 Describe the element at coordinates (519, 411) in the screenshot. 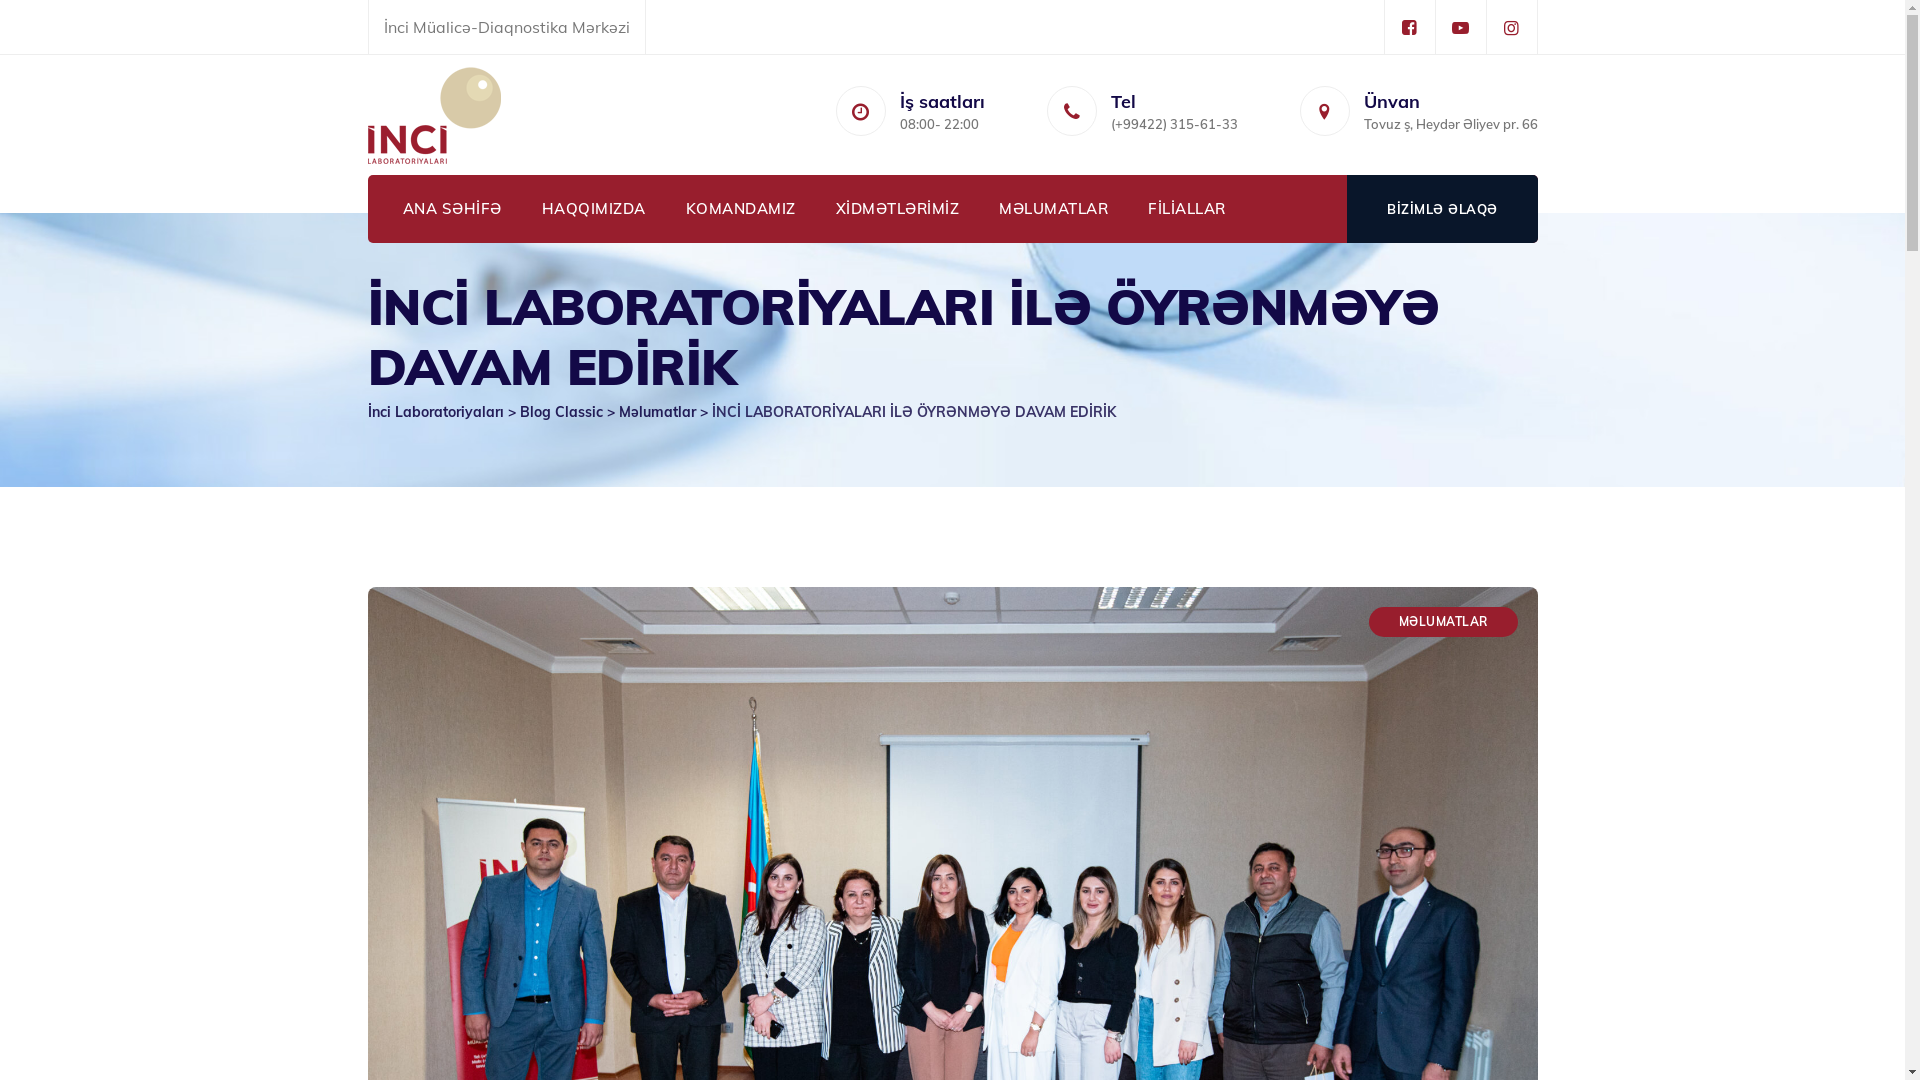

I see `'Blog Classic'` at that location.